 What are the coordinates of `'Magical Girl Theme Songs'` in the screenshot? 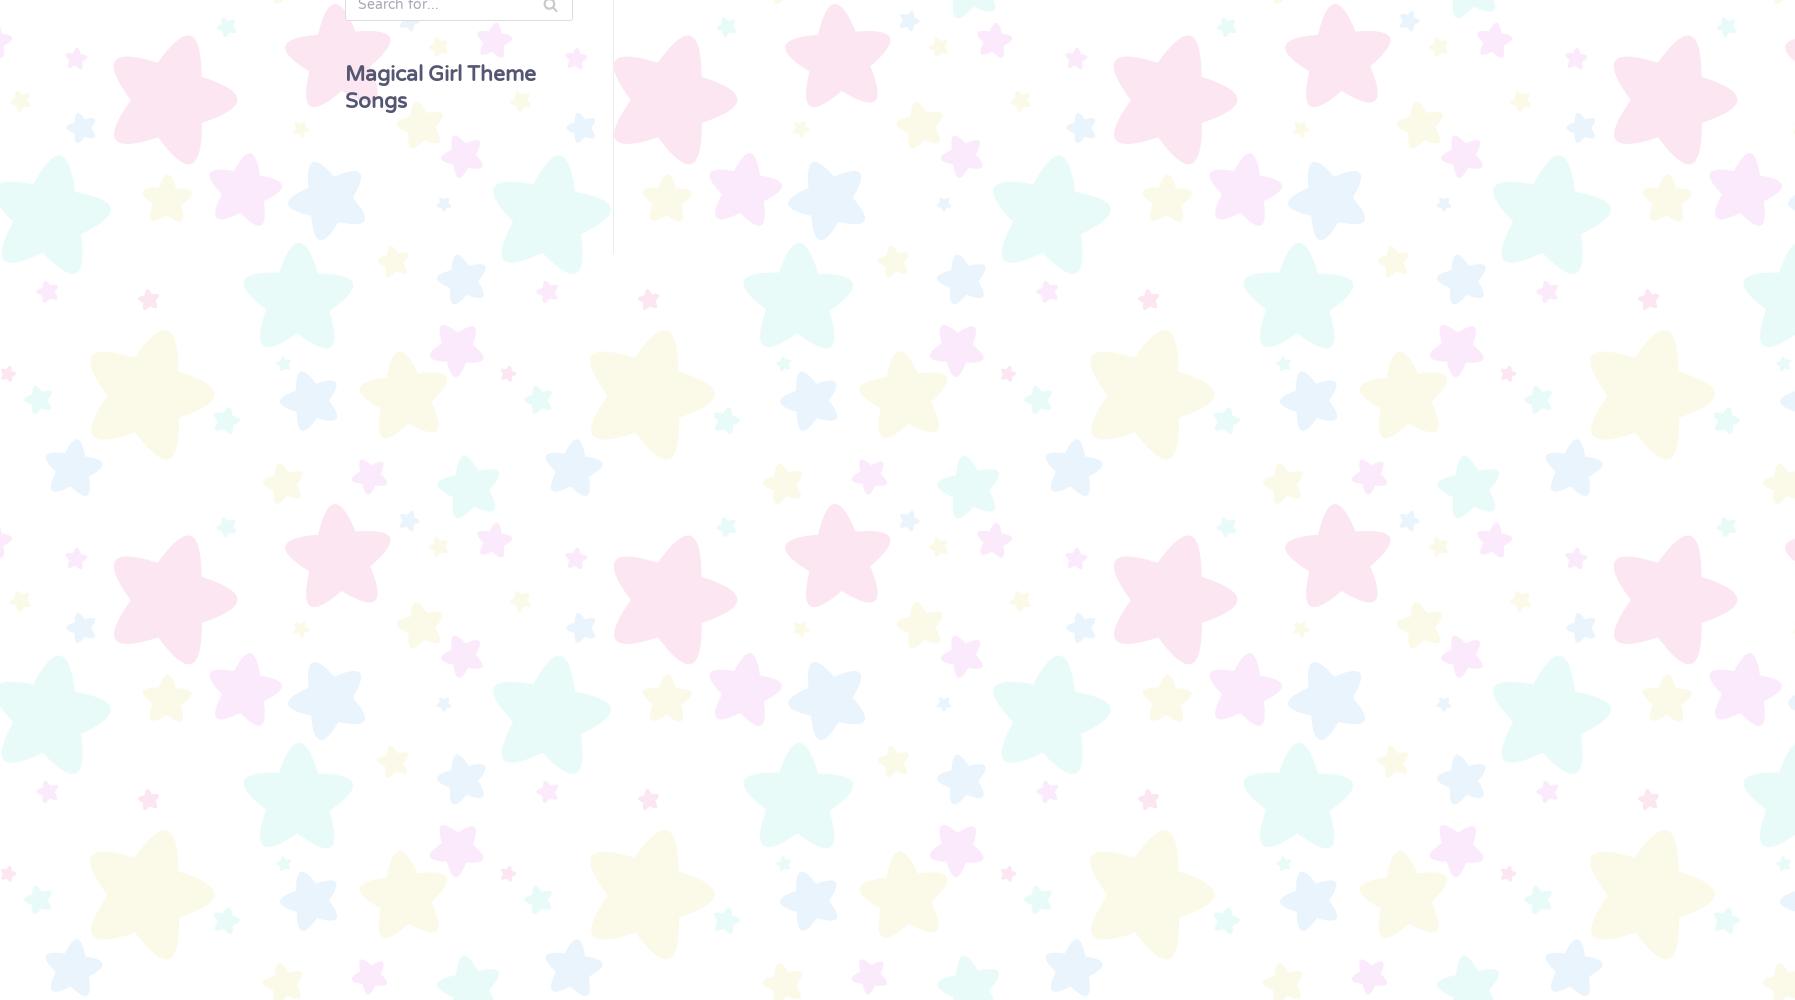 It's located at (343, 86).